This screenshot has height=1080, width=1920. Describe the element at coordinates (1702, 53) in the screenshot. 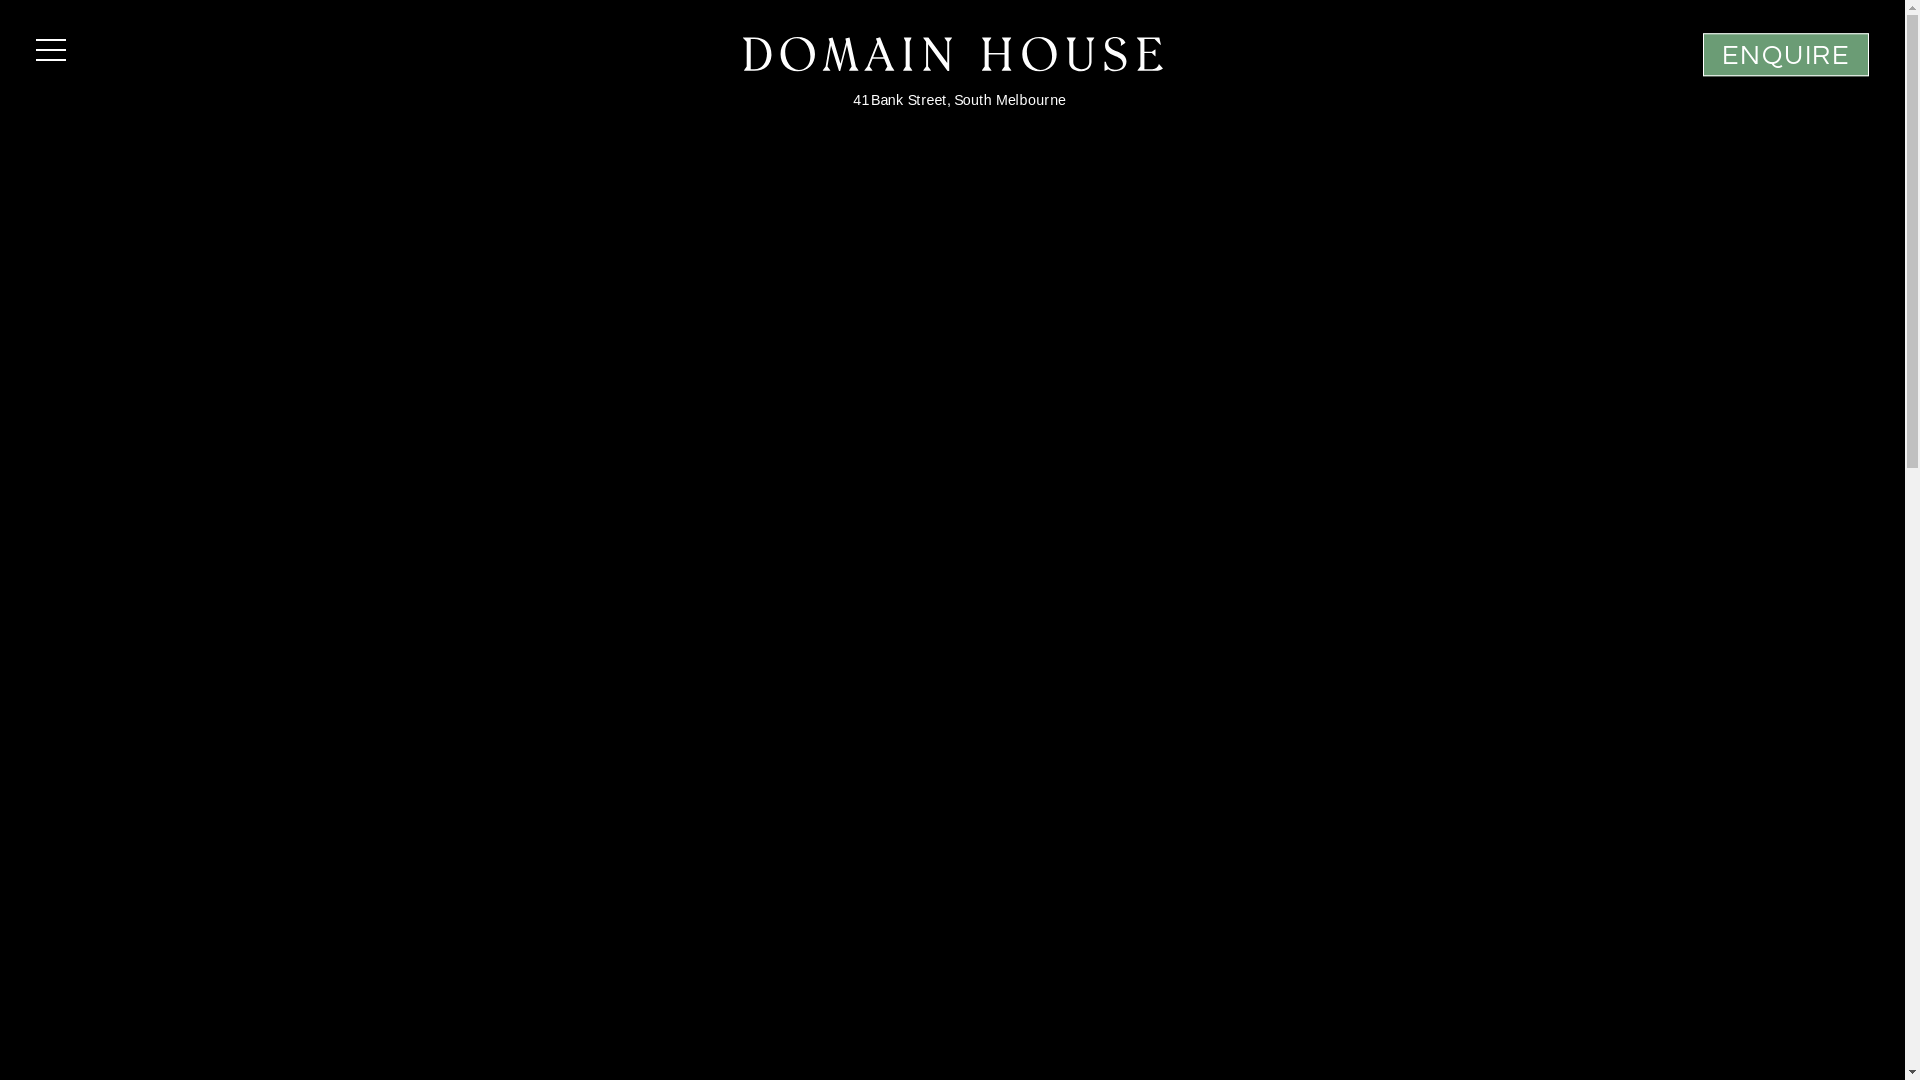

I see `'ENQUIRE'` at that location.